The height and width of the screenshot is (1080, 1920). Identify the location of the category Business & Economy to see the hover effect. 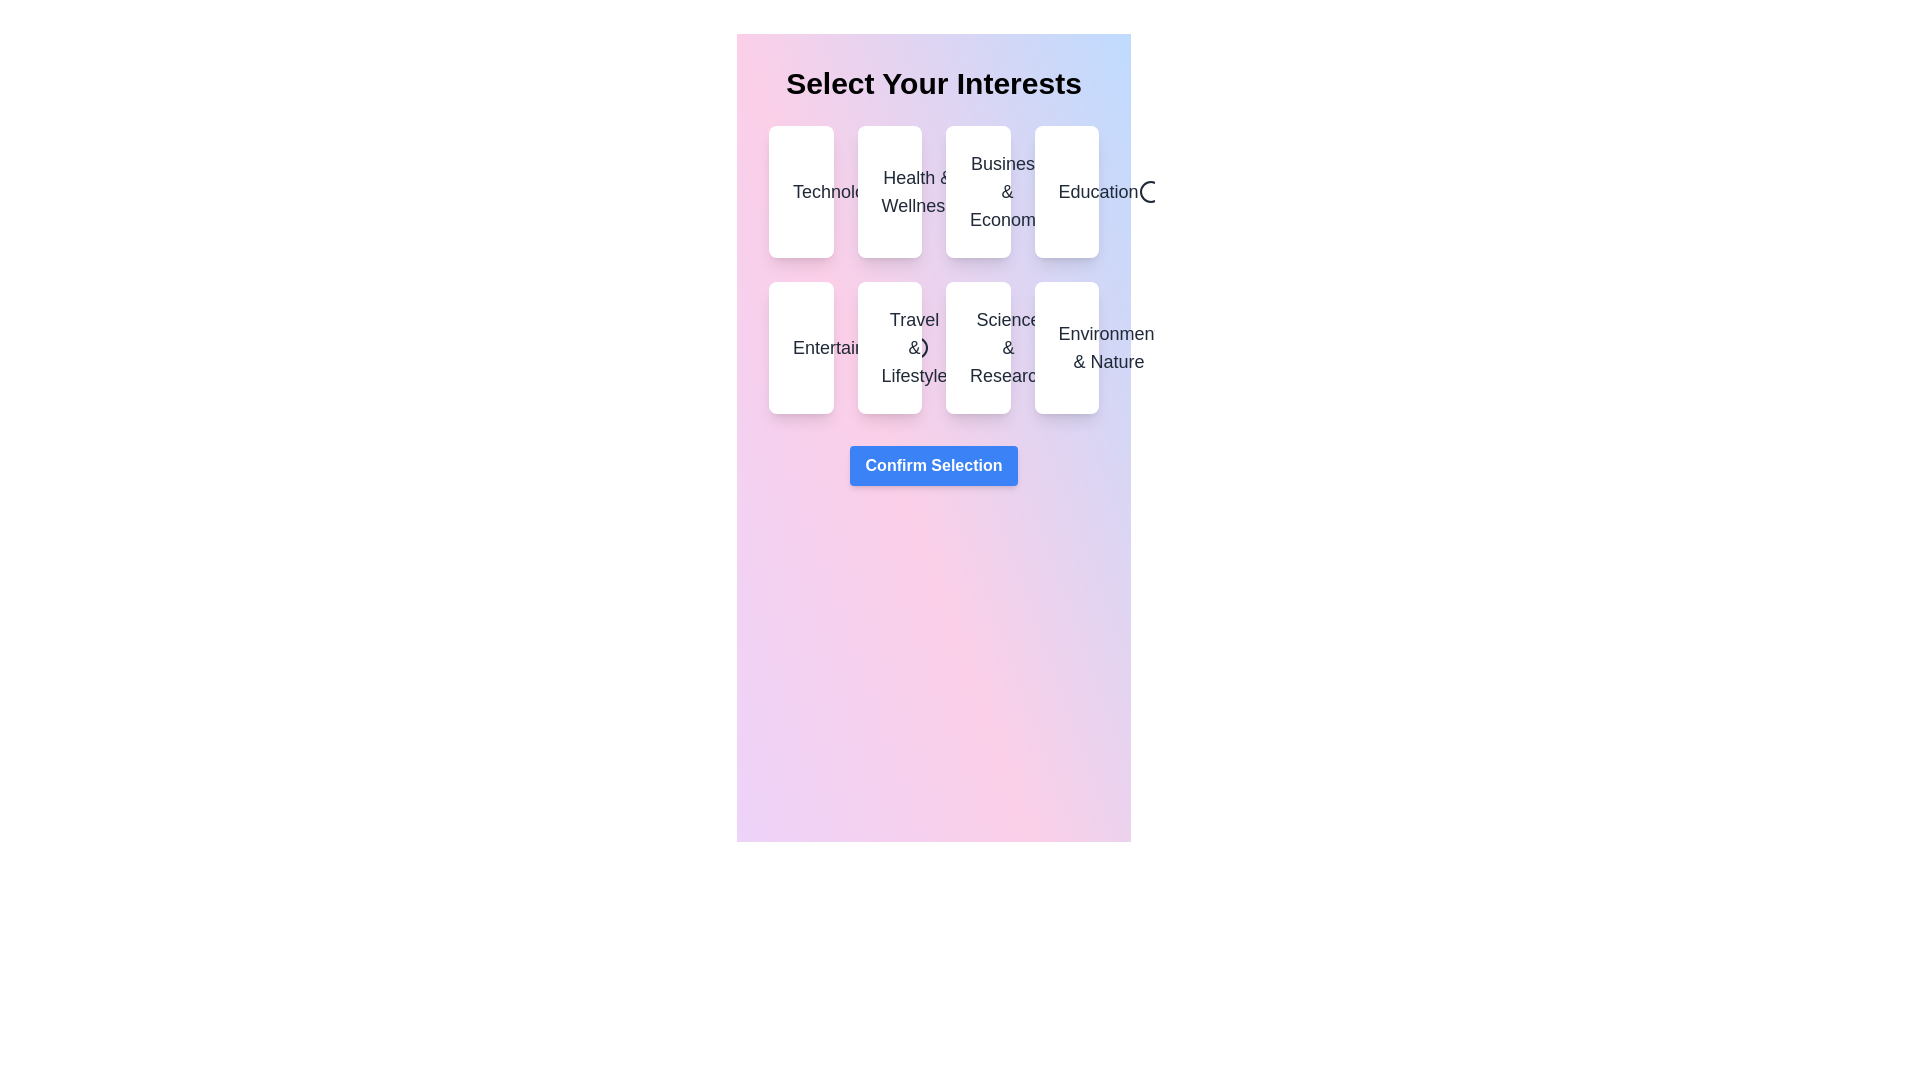
(978, 192).